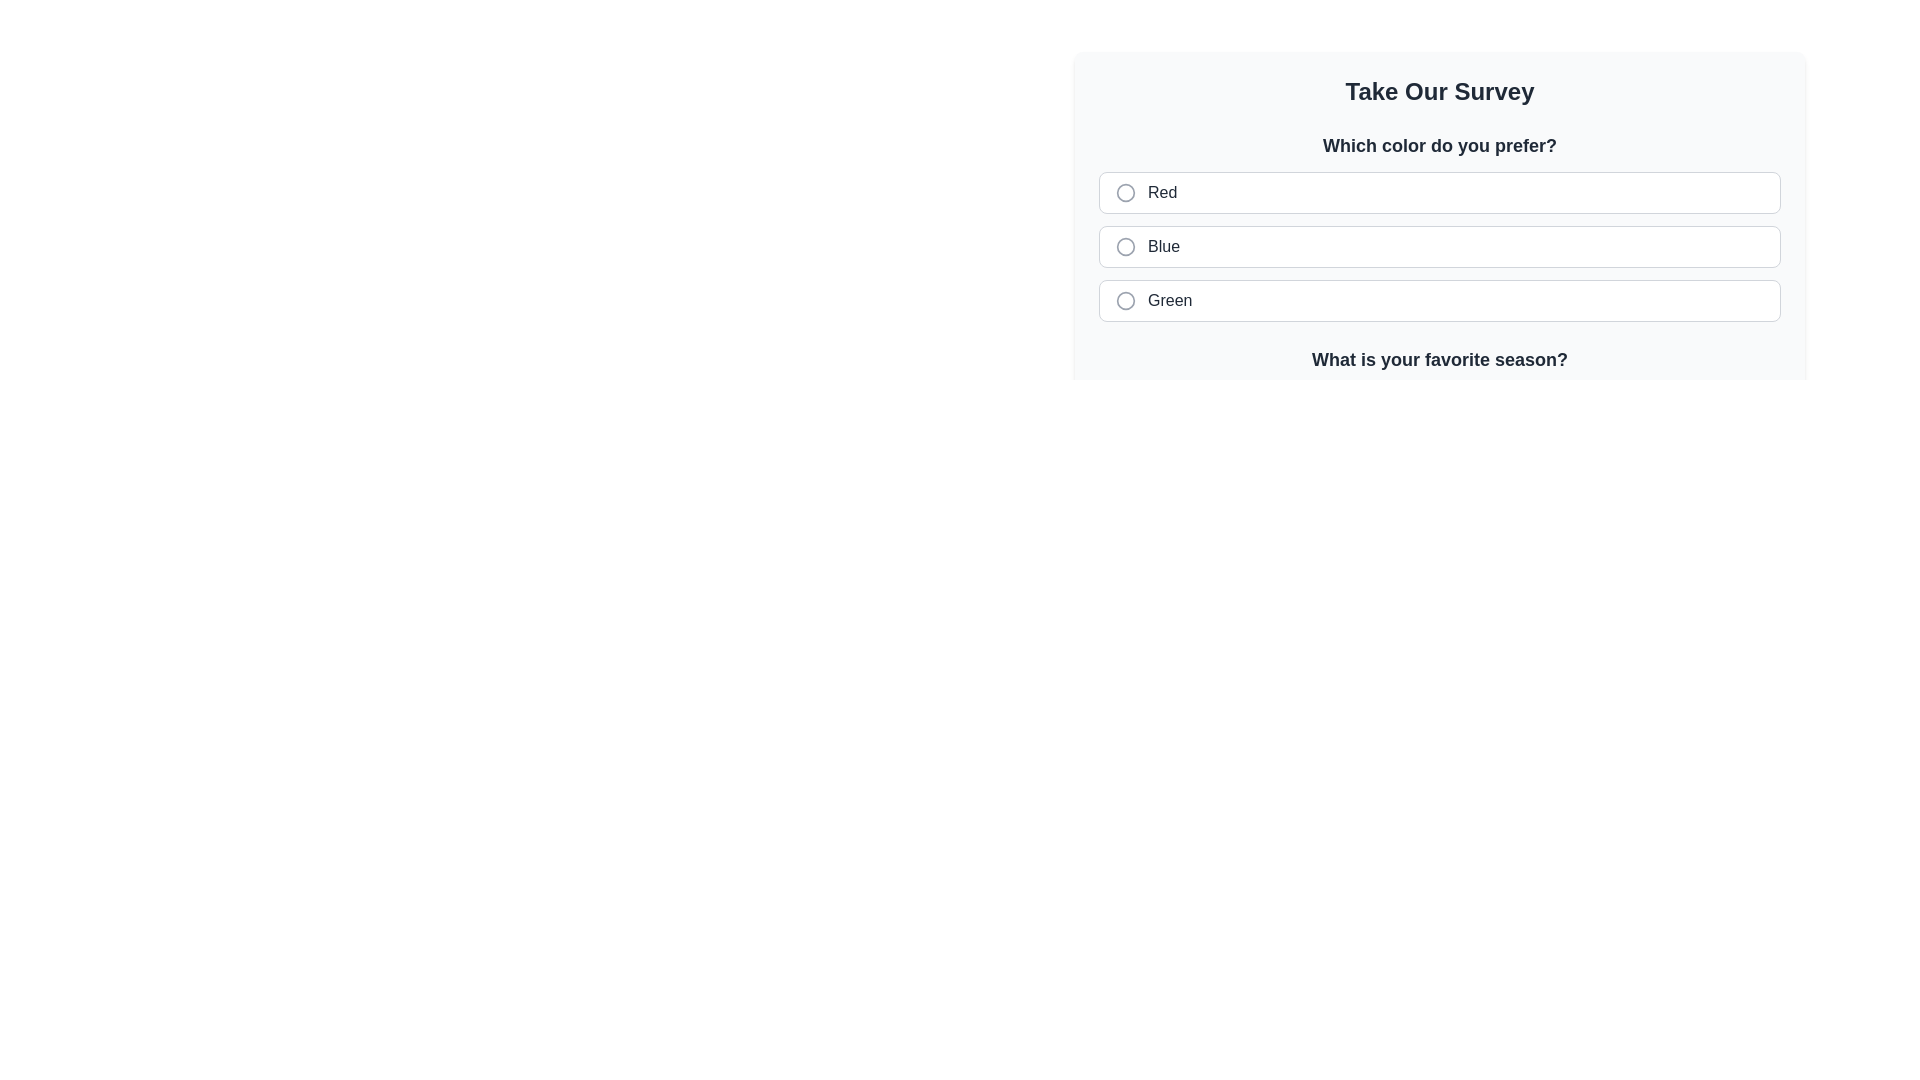 This screenshot has width=1920, height=1080. Describe the element at coordinates (1162, 192) in the screenshot. I see `the radio button associated with the 'Red' option in the survey question 'Which color do you prefer?'` at that location.